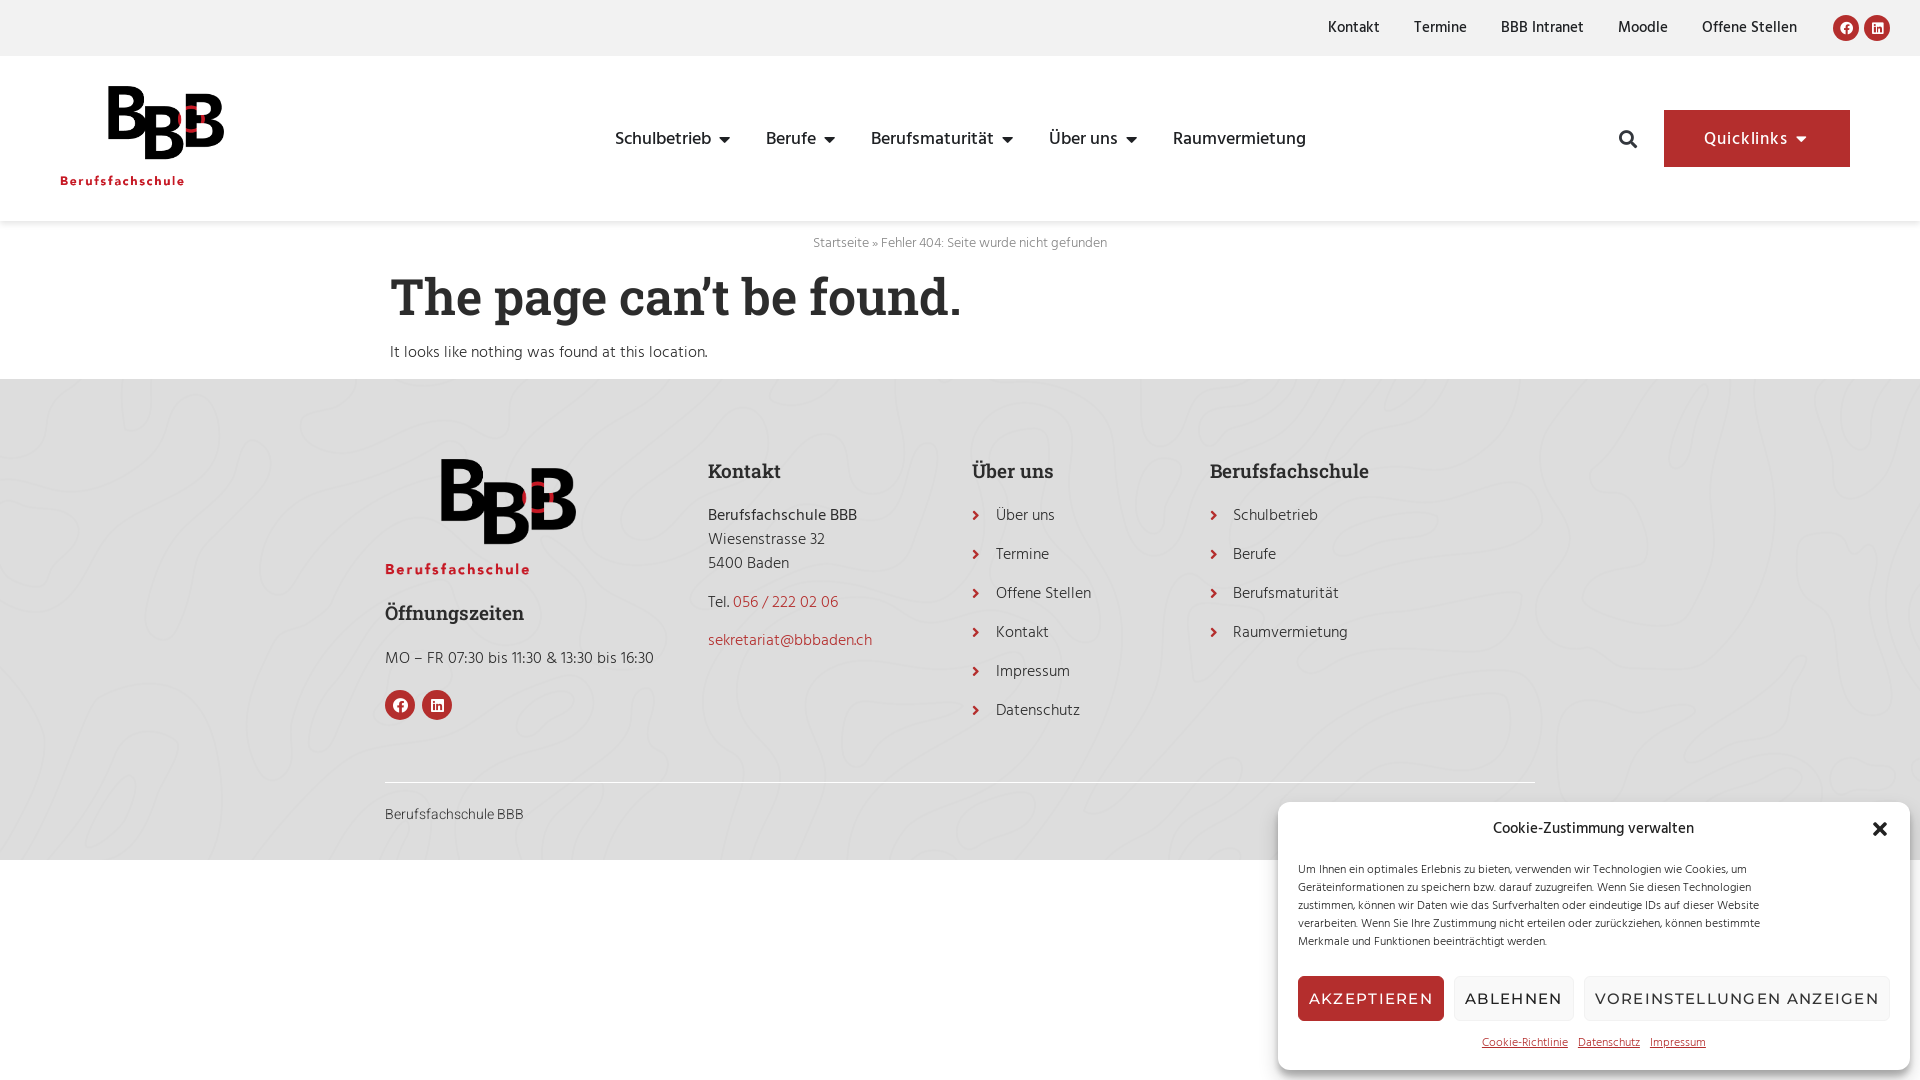 The width and height of the screenshot is (1920, 1080). What do you see at coordinates (1678, 1041) in the screenshot?
I see `'Impressum'` at bounding box center [1678, 1041].